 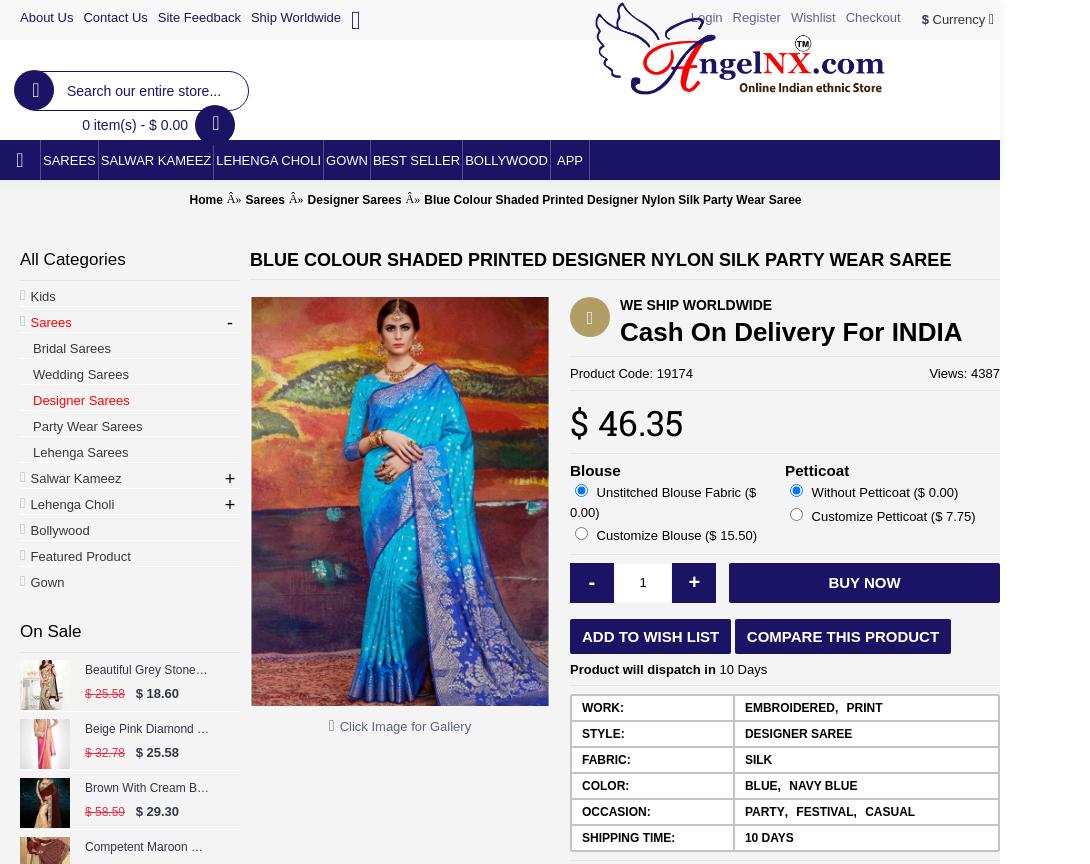 What do you see at coordinates (663, 501) in the screenshot?
I see `'Unstitched Blouse Fabric ($ 0.00)'` at bounding box center [663, 501].